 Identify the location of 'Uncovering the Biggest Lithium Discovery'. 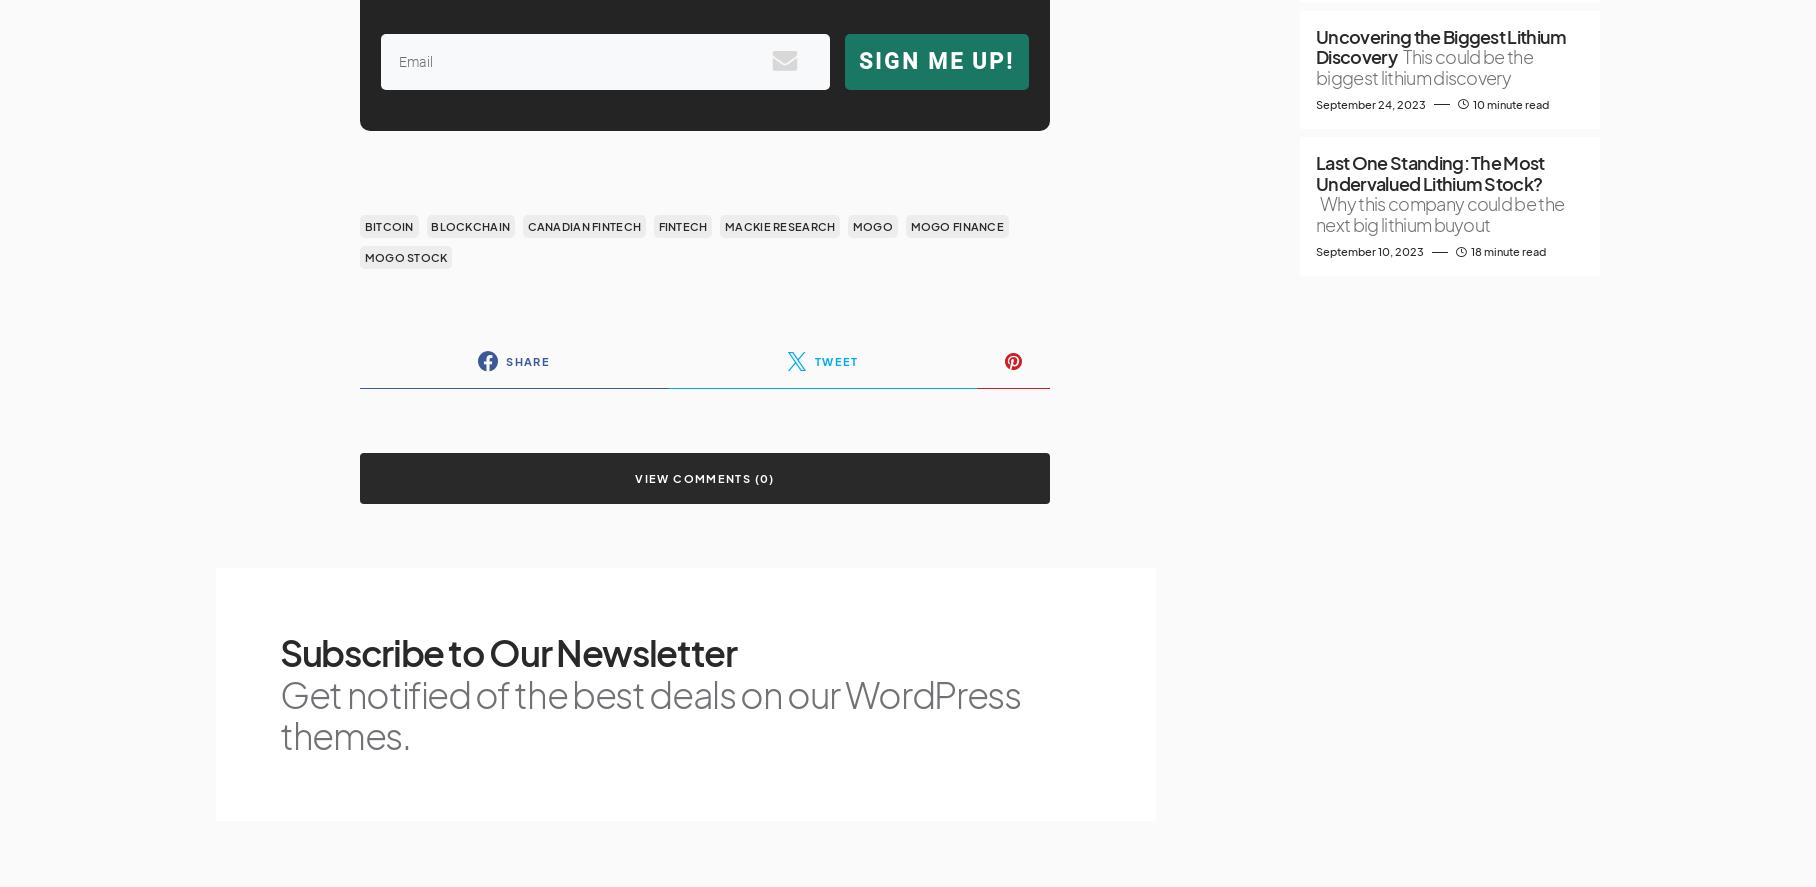
(1440, 46).